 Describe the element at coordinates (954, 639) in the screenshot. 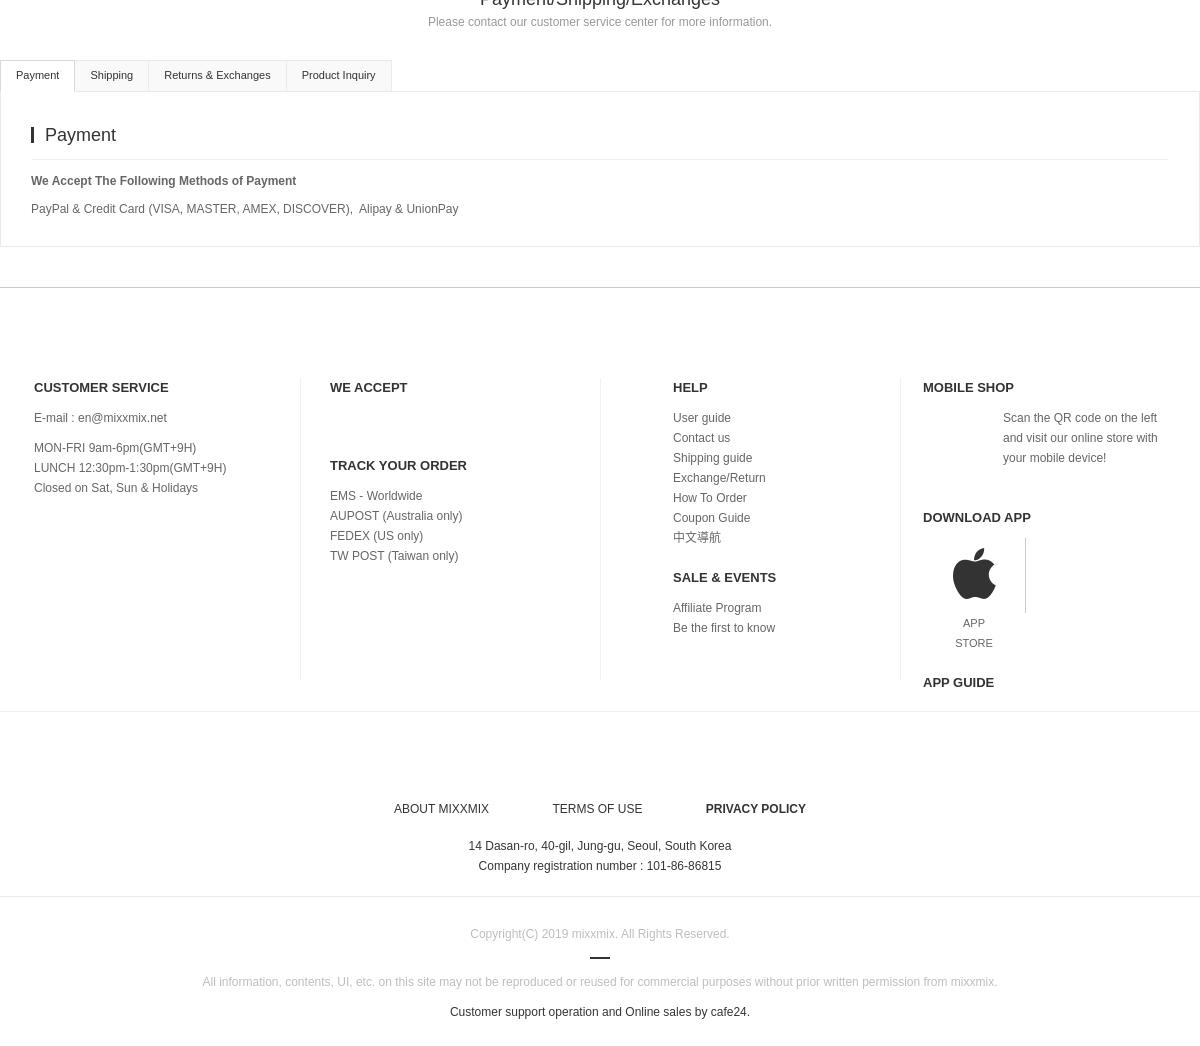

I see `'STORE'` at that location.